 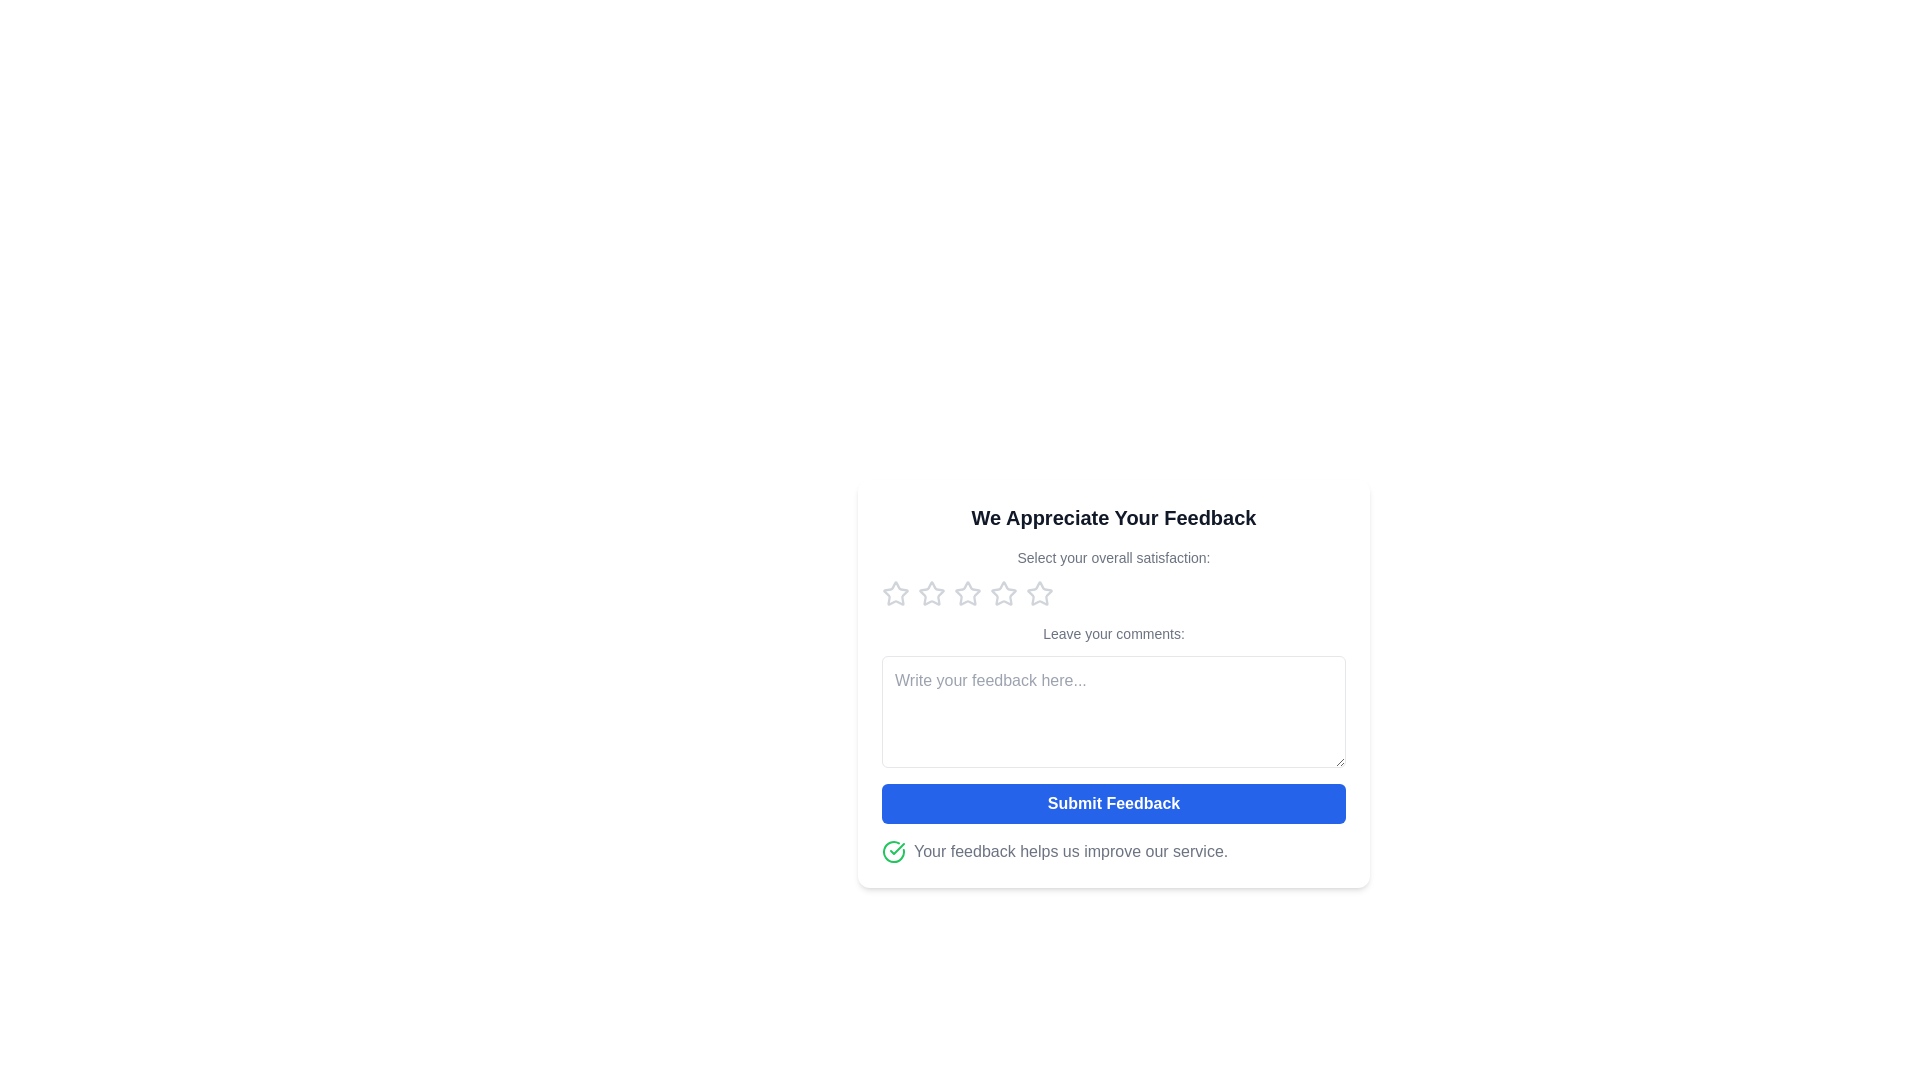 What do you see at coordinates (1112, 802) in the screenshot?
I see `the 'Submit Feedback' button with a blue background and white text` at bounding box center [1112, 802].